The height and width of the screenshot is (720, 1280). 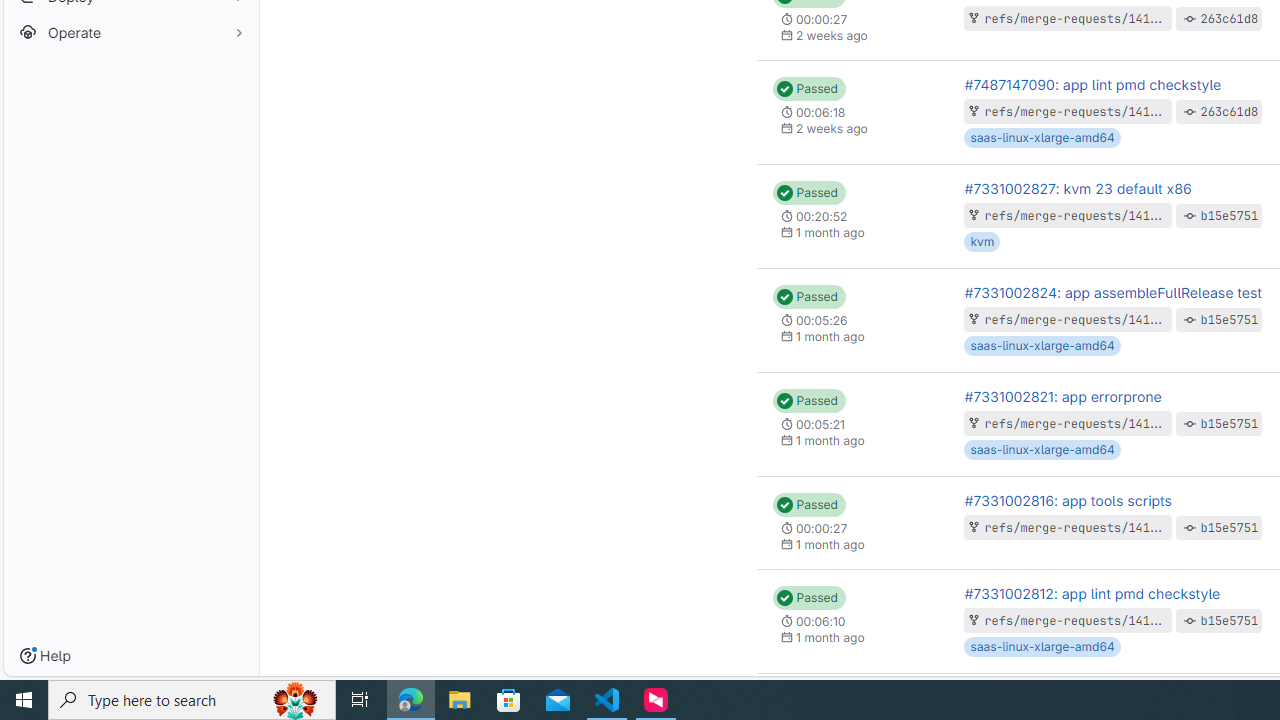 I want to click on '#7331002816: app tools scripts', so click(x=1067, y=499).